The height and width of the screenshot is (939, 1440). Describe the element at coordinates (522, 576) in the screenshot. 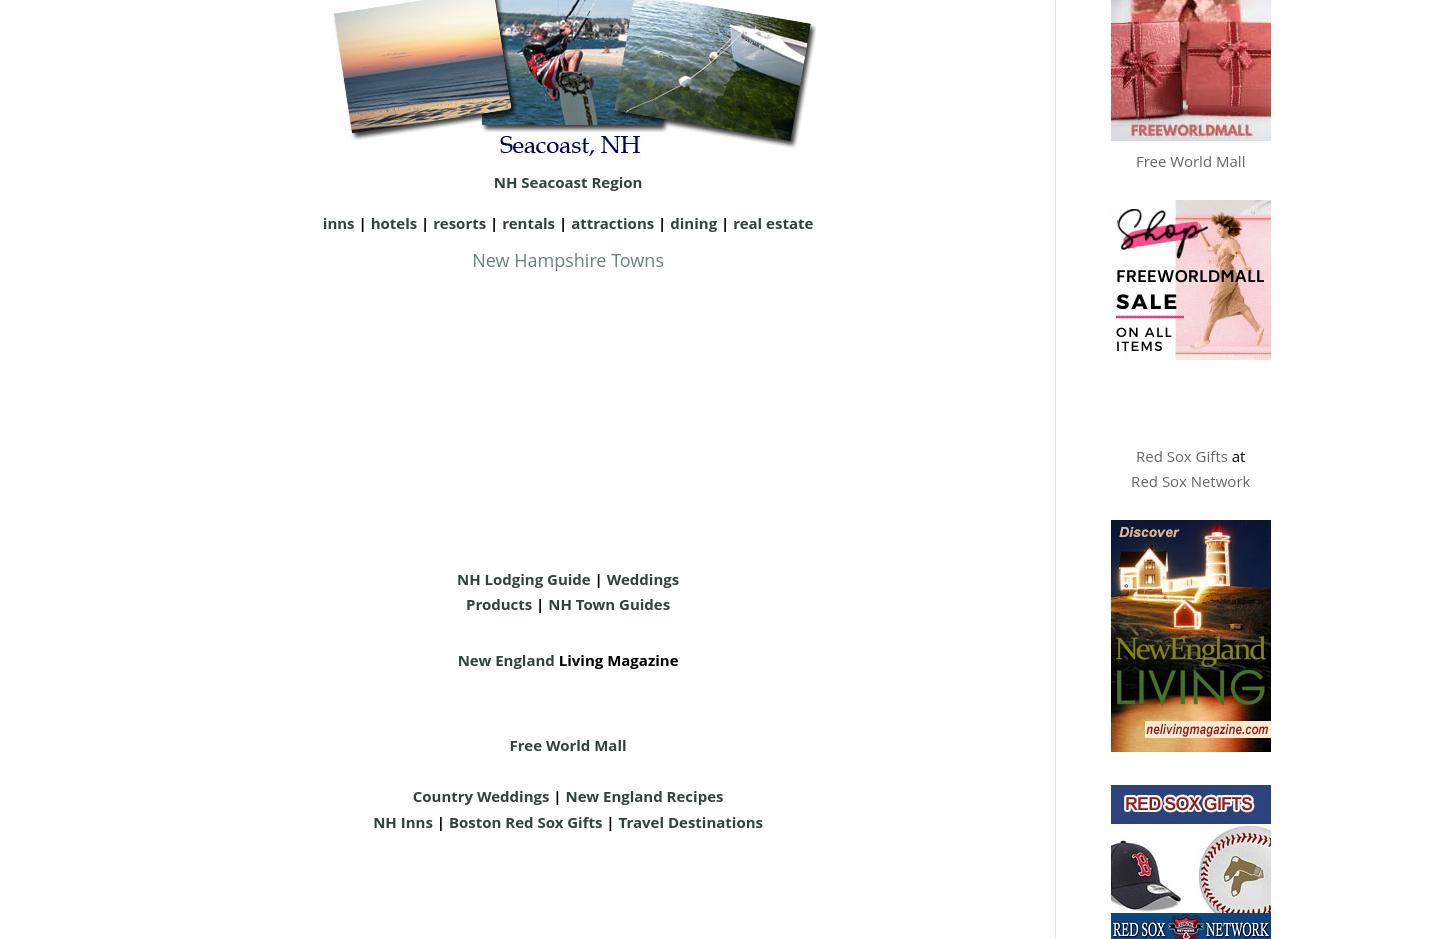

I see `'NH Lodging Guide'` at that location.